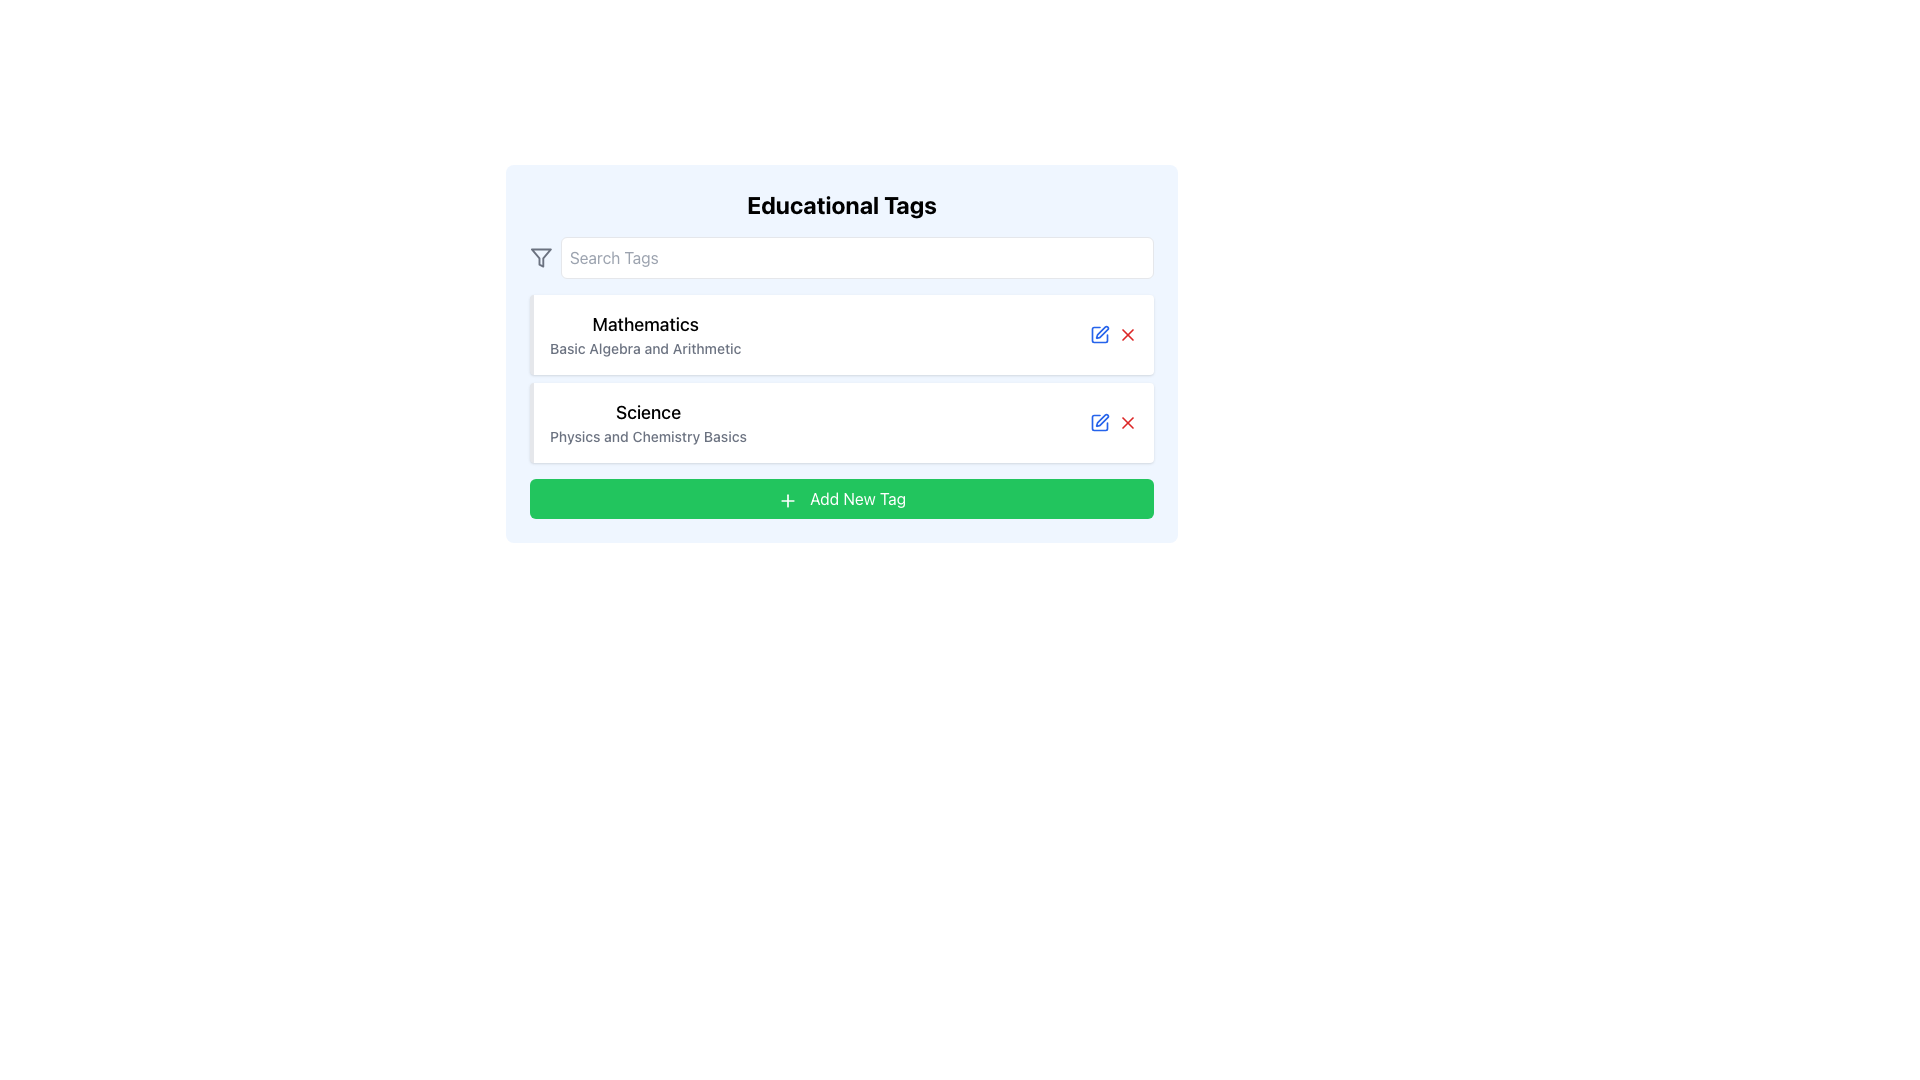 This screenshot has width=1920, height=1080. Describe the element at coordinates (1128, 422) in the screenshot. I see `the small red 'X' icon button` at that location.